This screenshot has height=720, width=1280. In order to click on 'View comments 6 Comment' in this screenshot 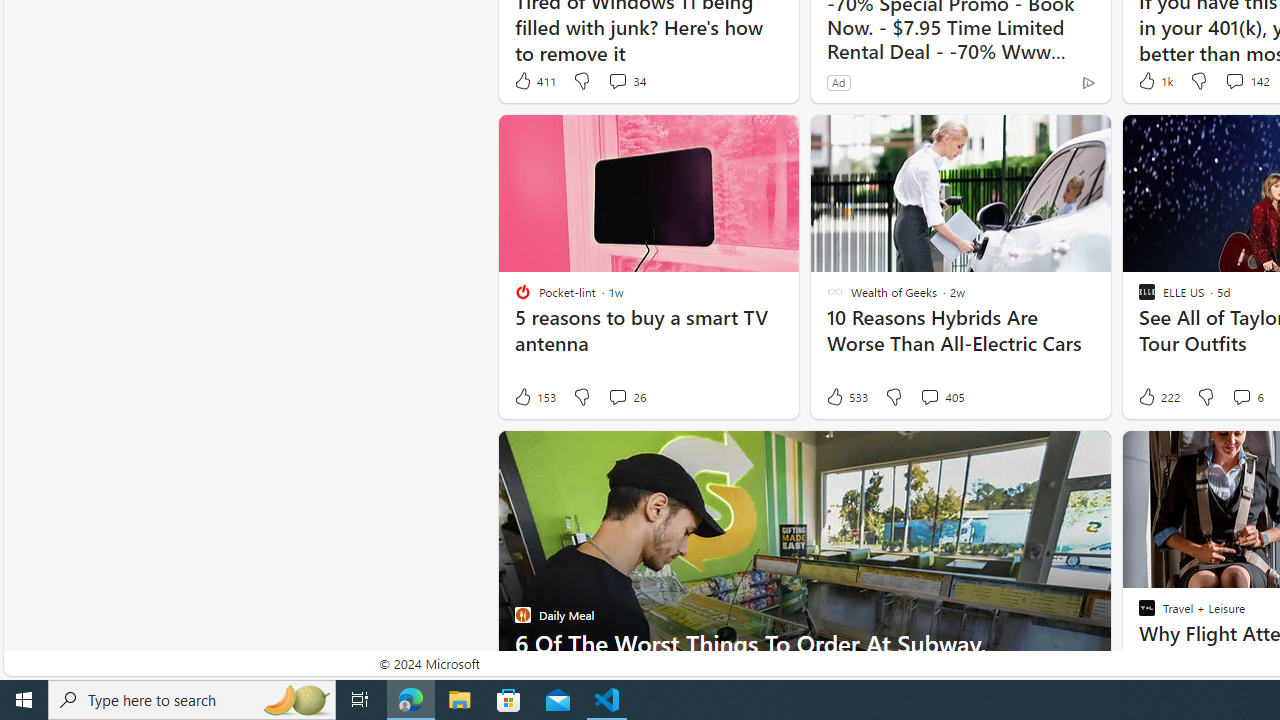, I will do `click(1240, 397)`.